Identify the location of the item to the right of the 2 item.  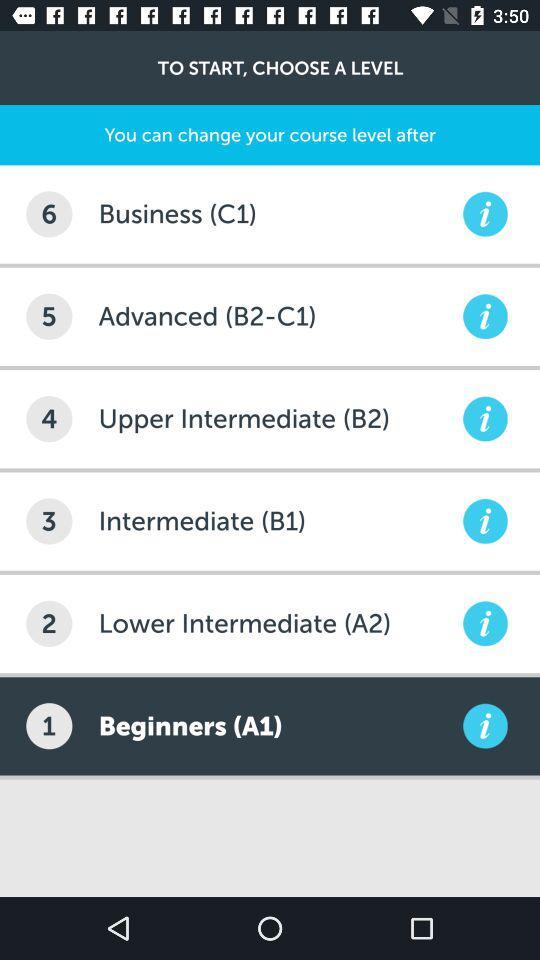
(277, 622).